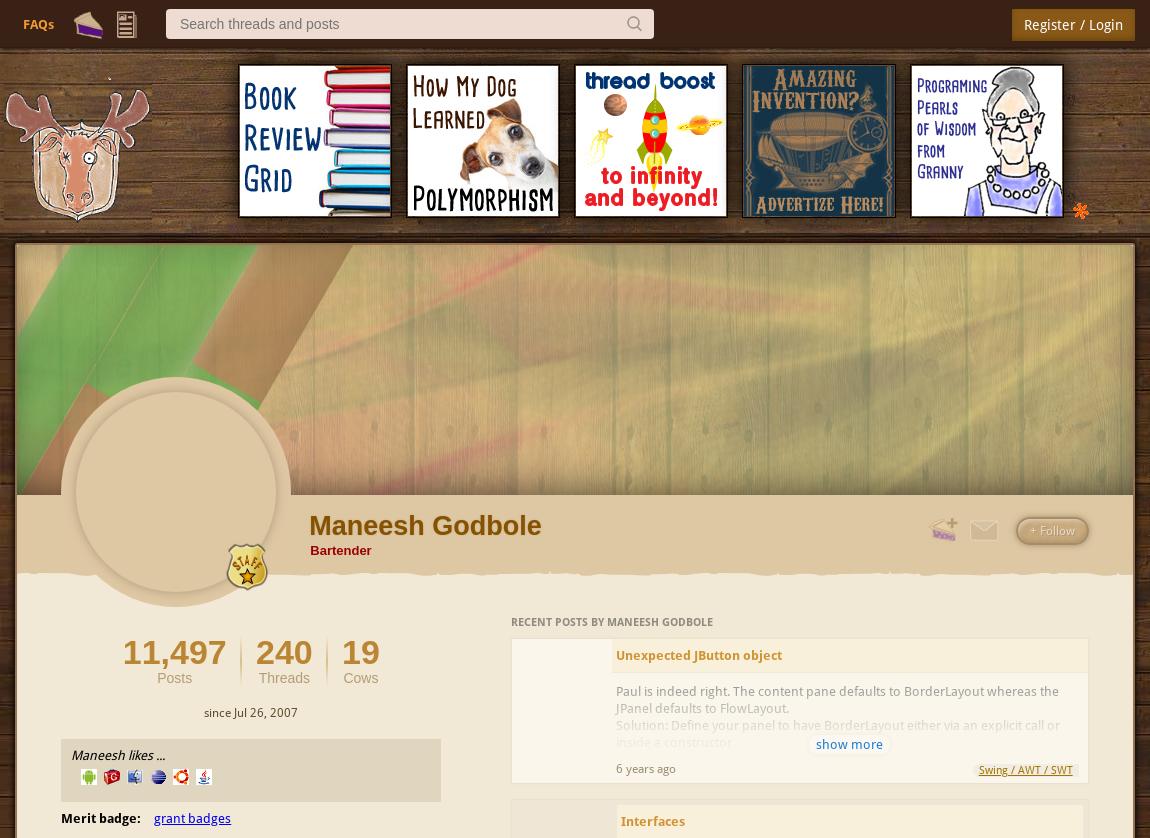  Describe the element at coordinates (173, 676) in the screenshot. I see `'Posts'` at that location.